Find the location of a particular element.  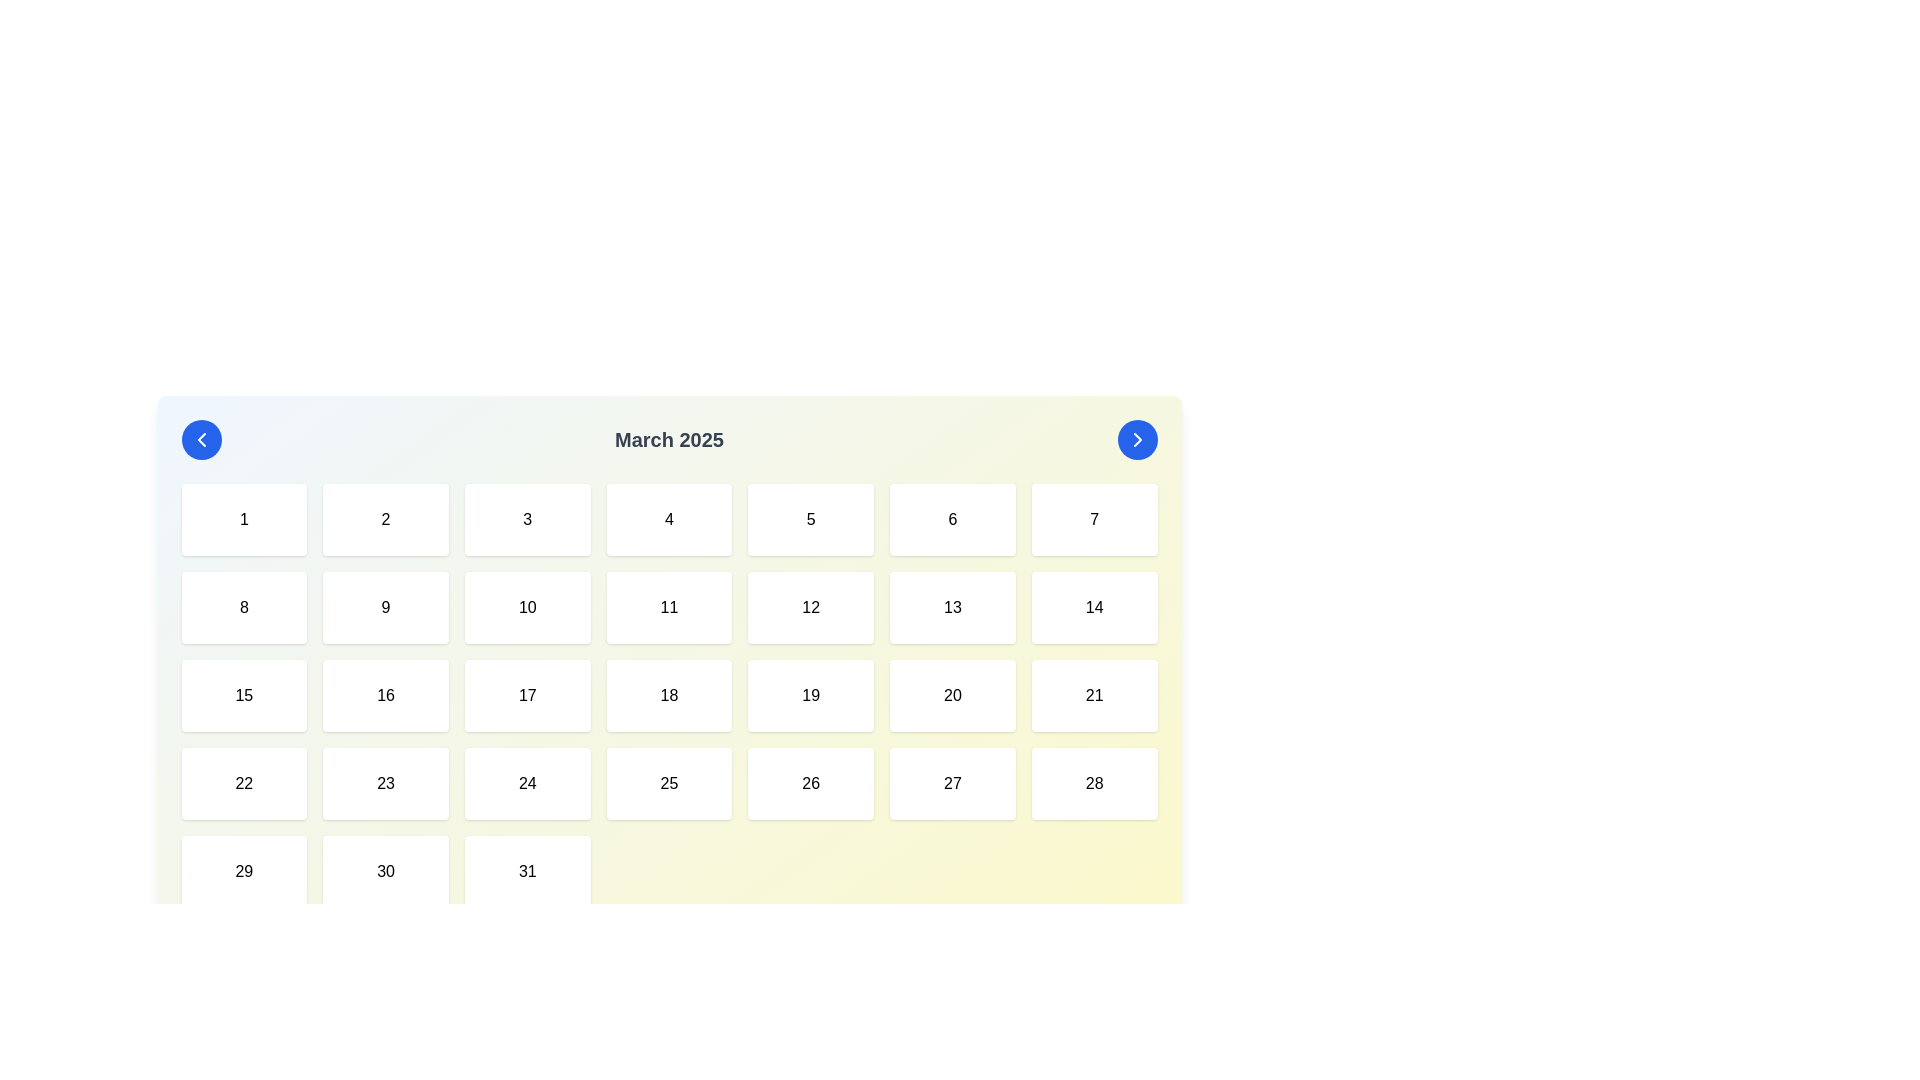

the calendar day cell representing the date '22', which is a box with a white background and rounded corners, containing the text '22' in black, located in the fourth row, first column of the calendar grid is located at coordinates (243, 782).